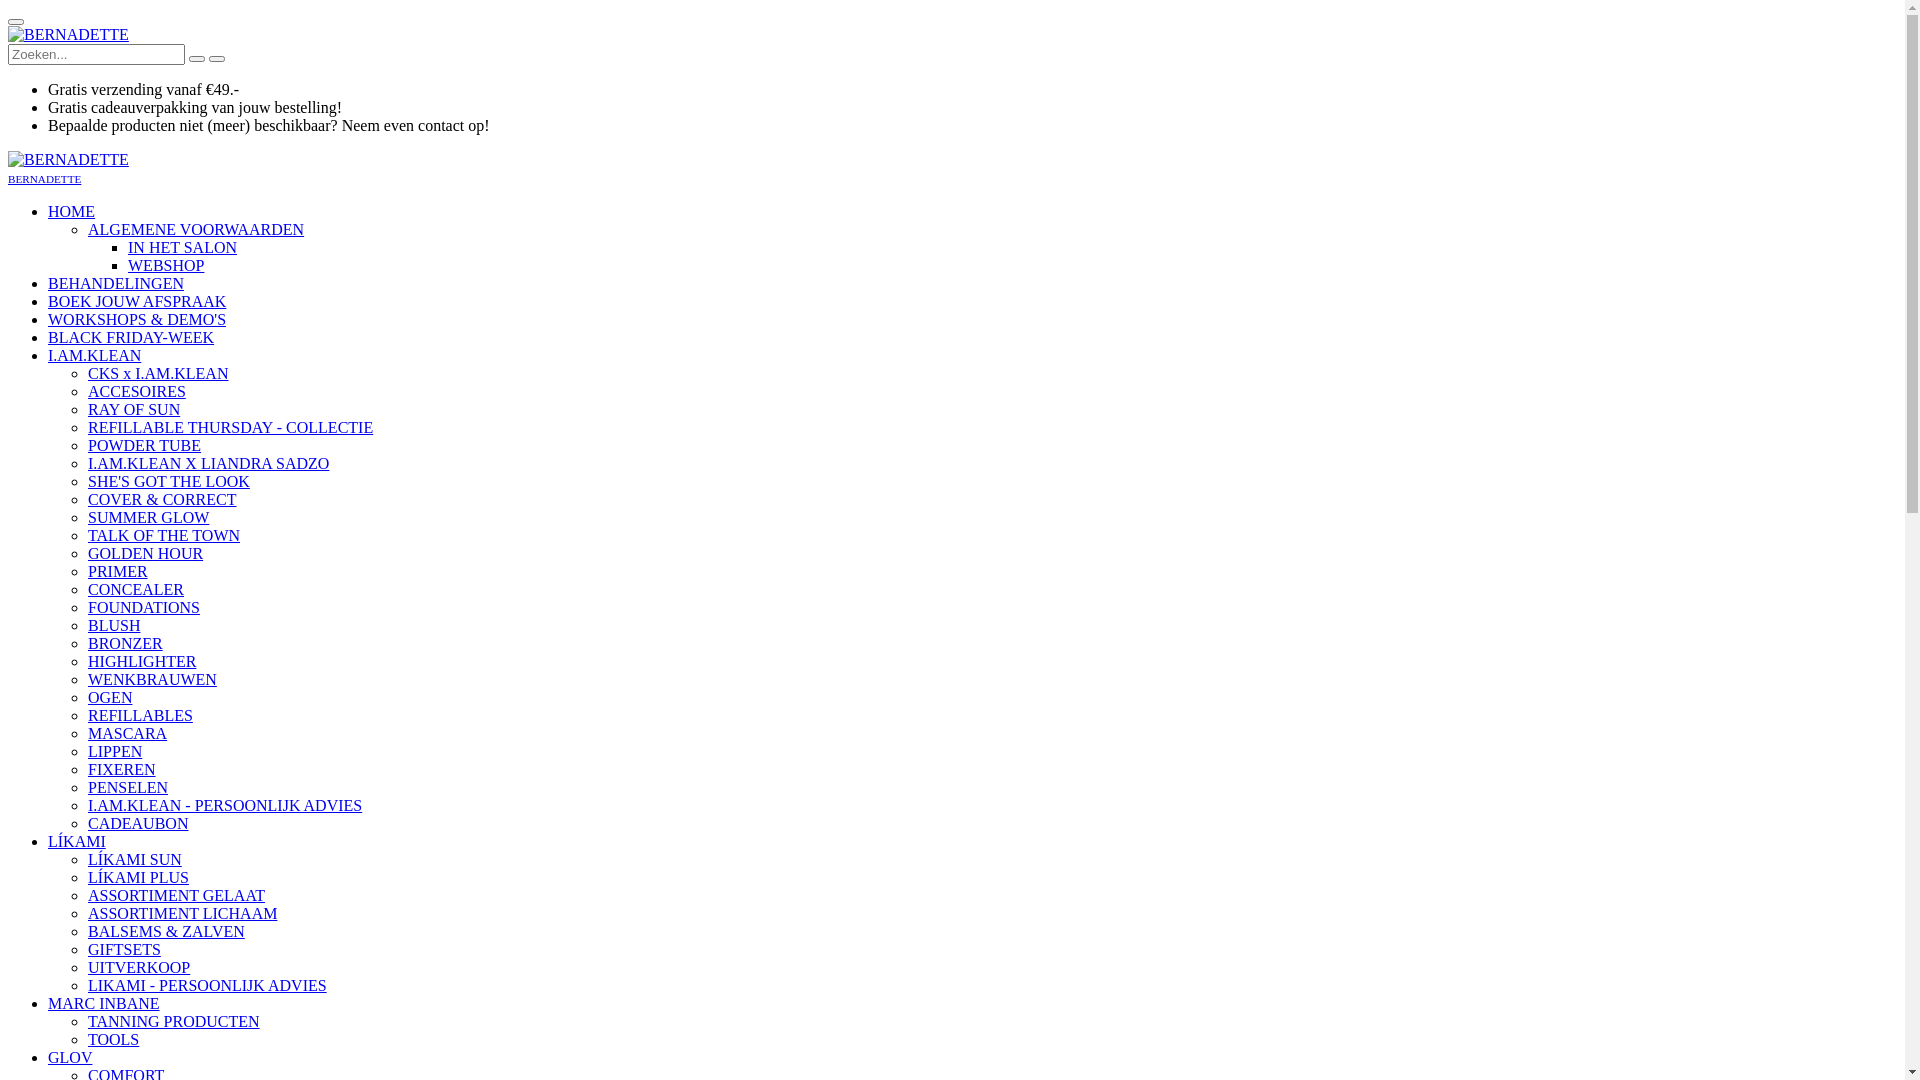 This screenshot has height=1080, width=1920. Describe the element at coordinates (139, 714) in the screenshot. I see `'REFILLABLES'` at that location.